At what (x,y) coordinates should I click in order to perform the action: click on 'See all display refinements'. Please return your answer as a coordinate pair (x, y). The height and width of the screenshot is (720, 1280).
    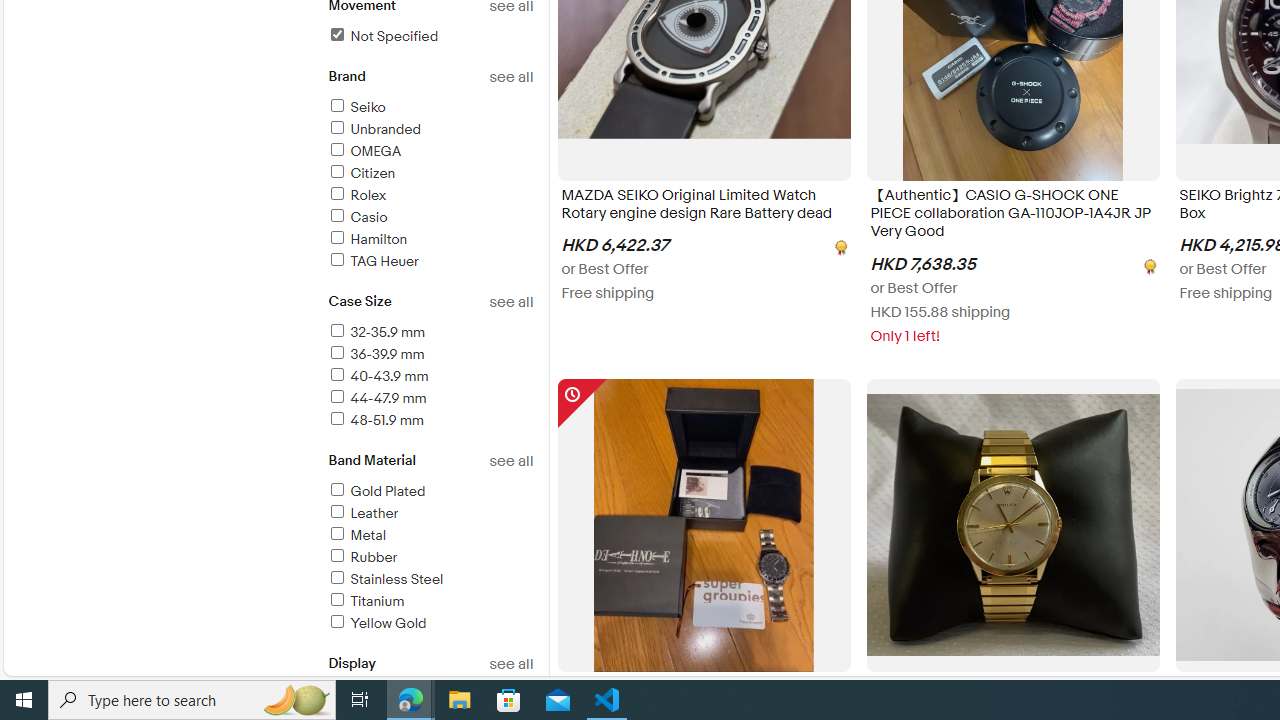
    Looking at the image, I should click on (511, 664).